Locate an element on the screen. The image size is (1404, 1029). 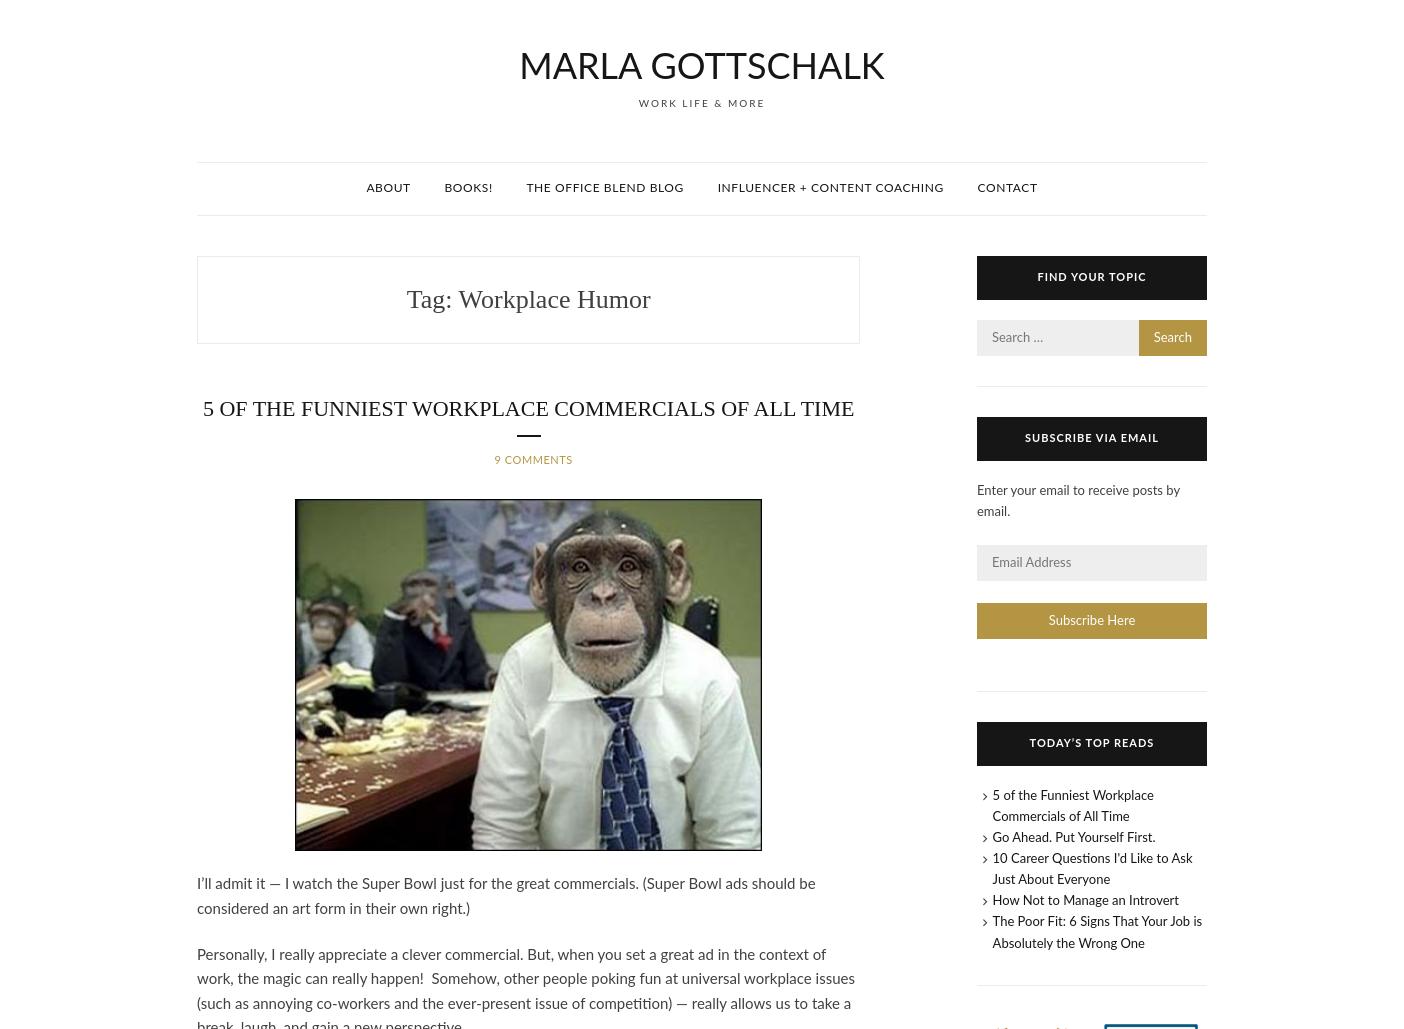
'The Poor Fit: 6 Signs That Your Job is Absolutely the Wrong One' is located at coordinates (1095, 932).